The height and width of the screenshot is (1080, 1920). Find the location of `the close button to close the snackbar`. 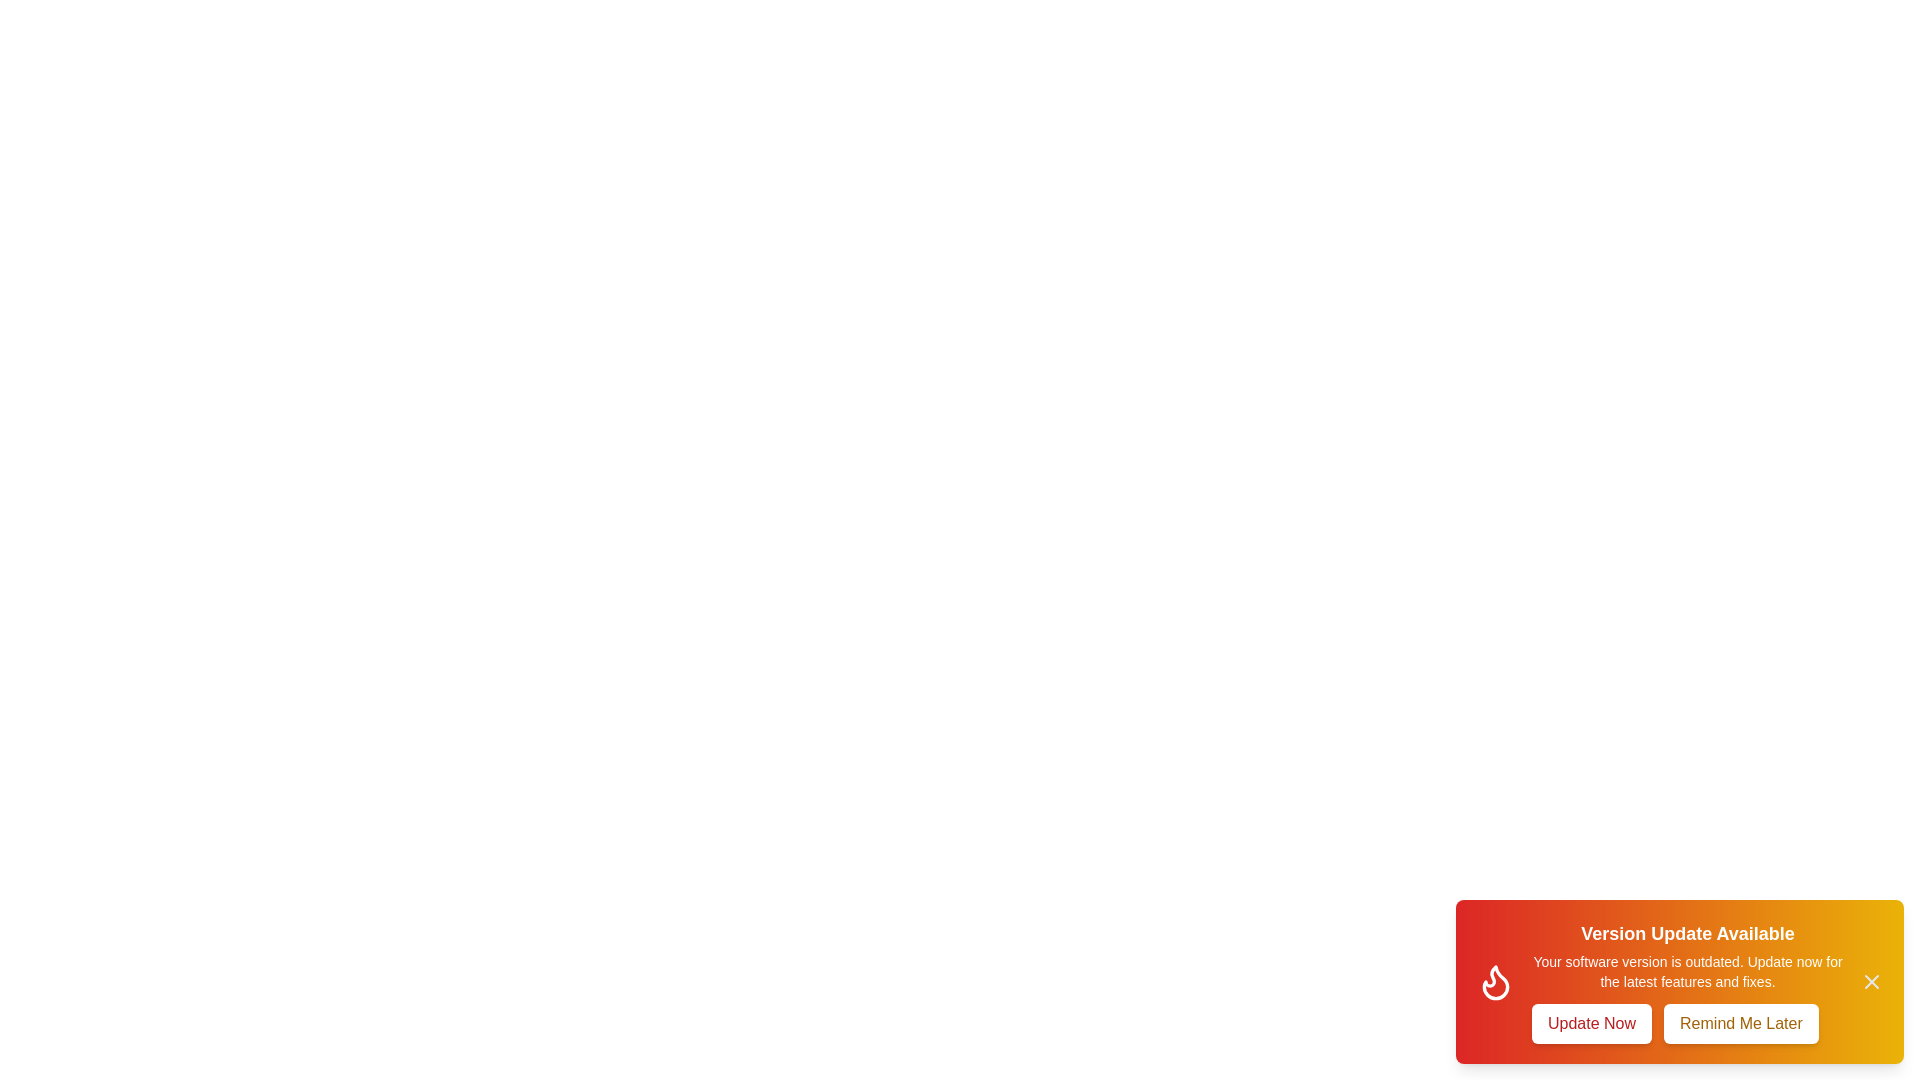

the close button to close the snackbar is located at coordinates (1871, 981).